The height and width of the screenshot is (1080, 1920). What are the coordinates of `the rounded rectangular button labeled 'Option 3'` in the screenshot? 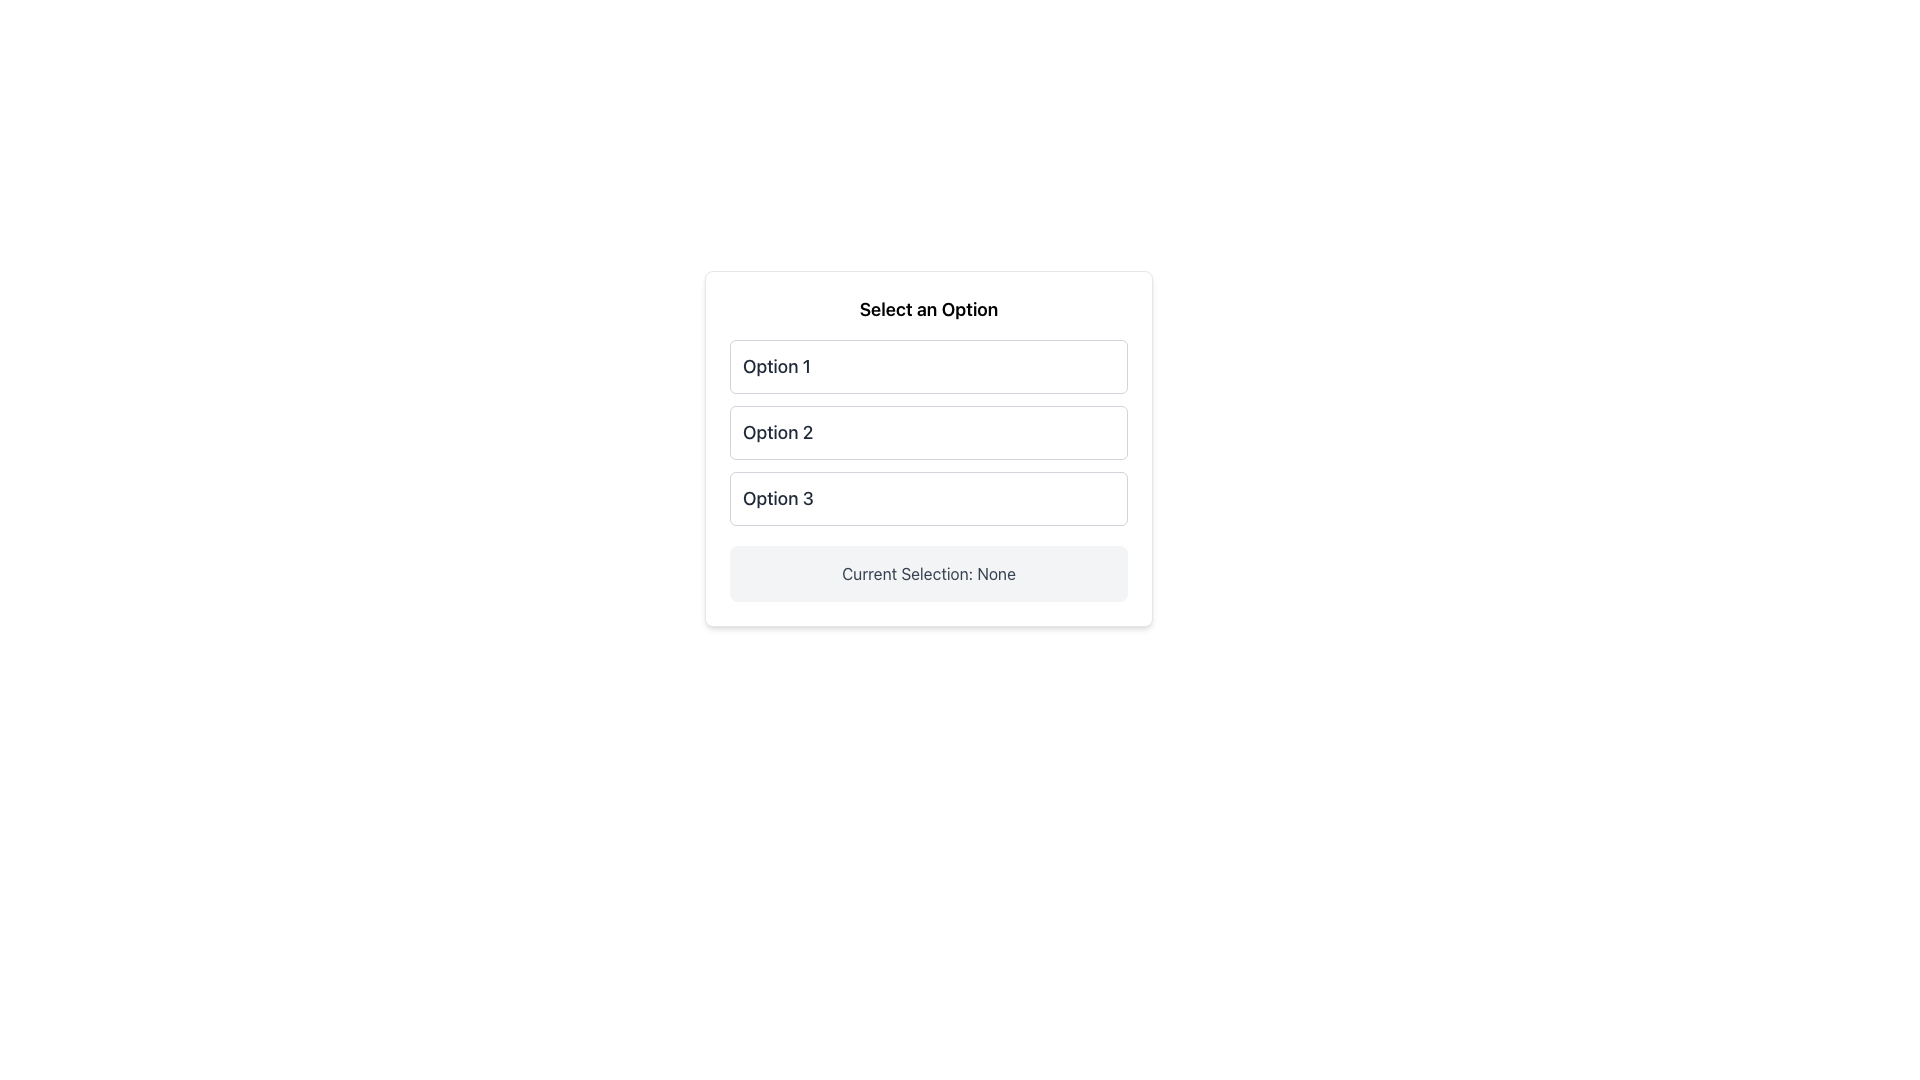 It's located at (928, 497).